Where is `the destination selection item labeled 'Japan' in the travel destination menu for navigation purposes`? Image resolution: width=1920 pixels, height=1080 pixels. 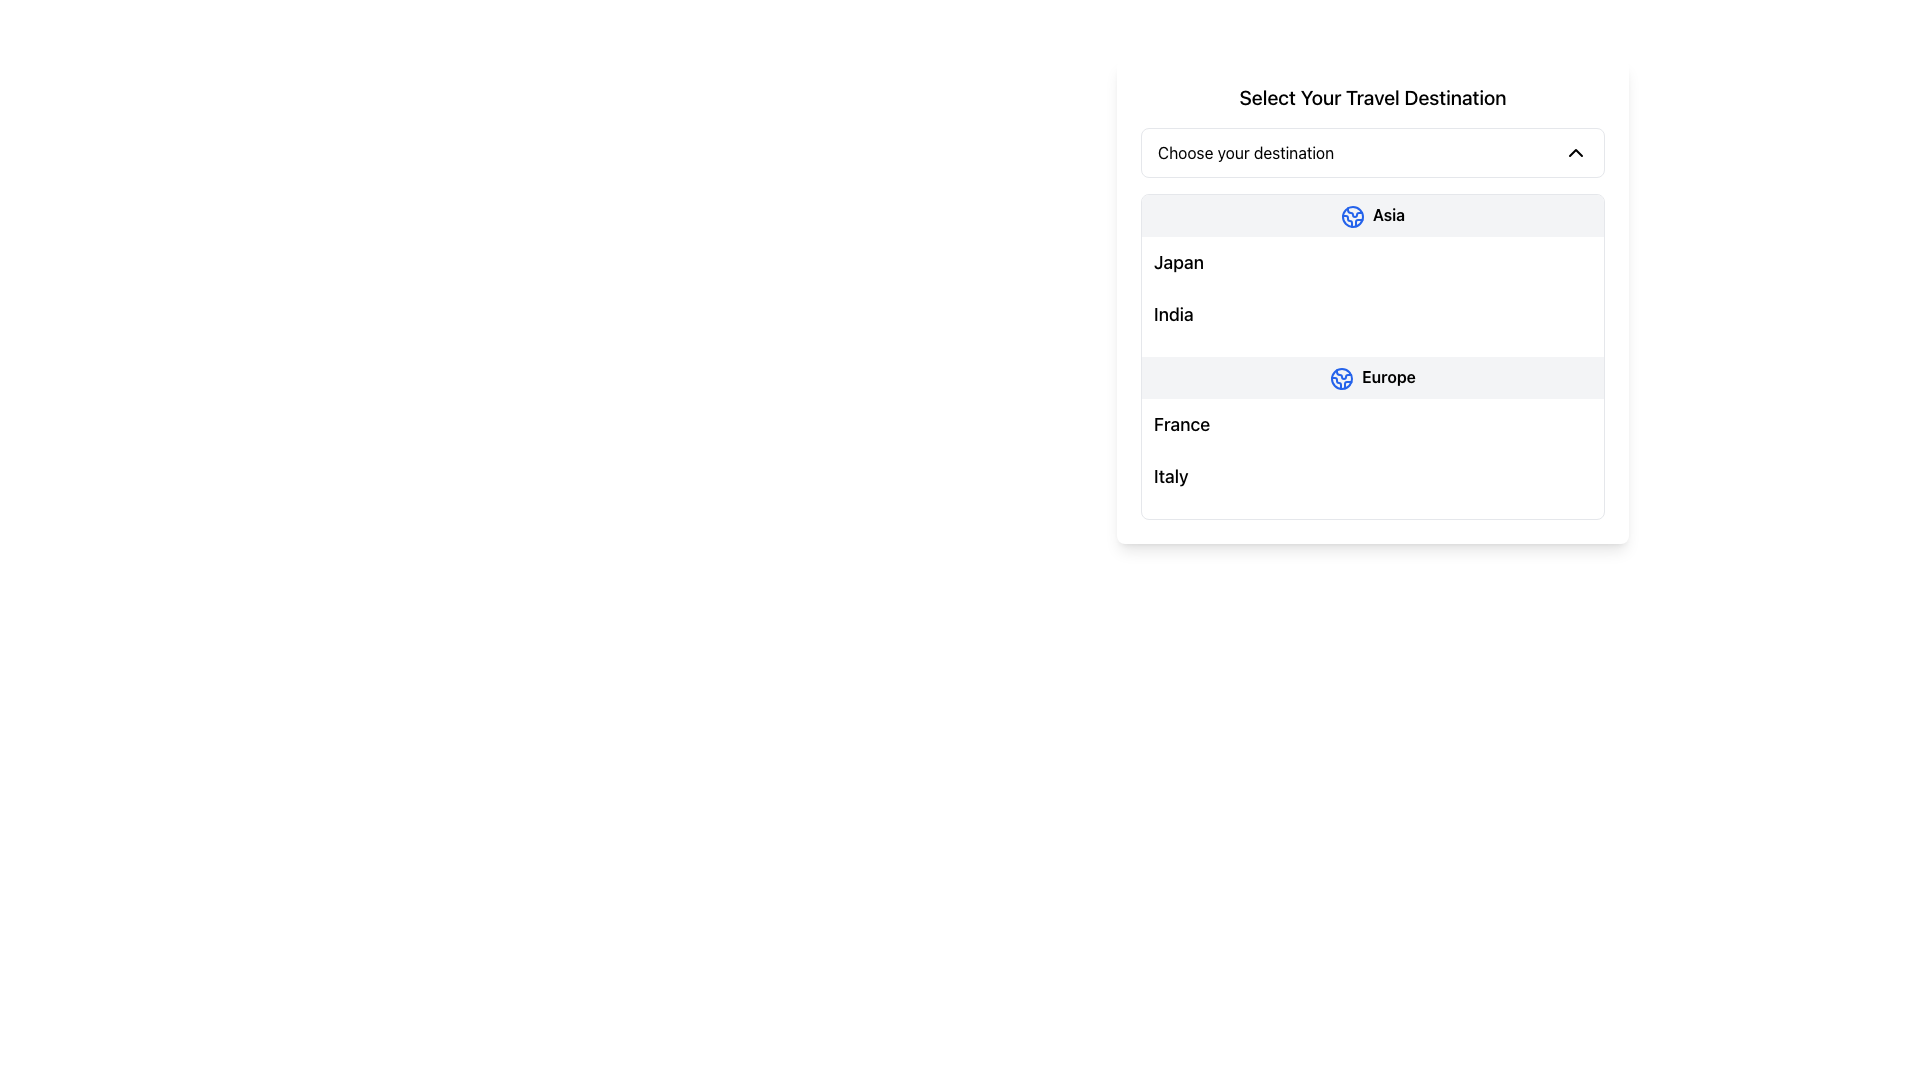 the destination selection item labeled 'Japan' in the travel destination menu for navigation purposes is located at coordinates (1371, 261).